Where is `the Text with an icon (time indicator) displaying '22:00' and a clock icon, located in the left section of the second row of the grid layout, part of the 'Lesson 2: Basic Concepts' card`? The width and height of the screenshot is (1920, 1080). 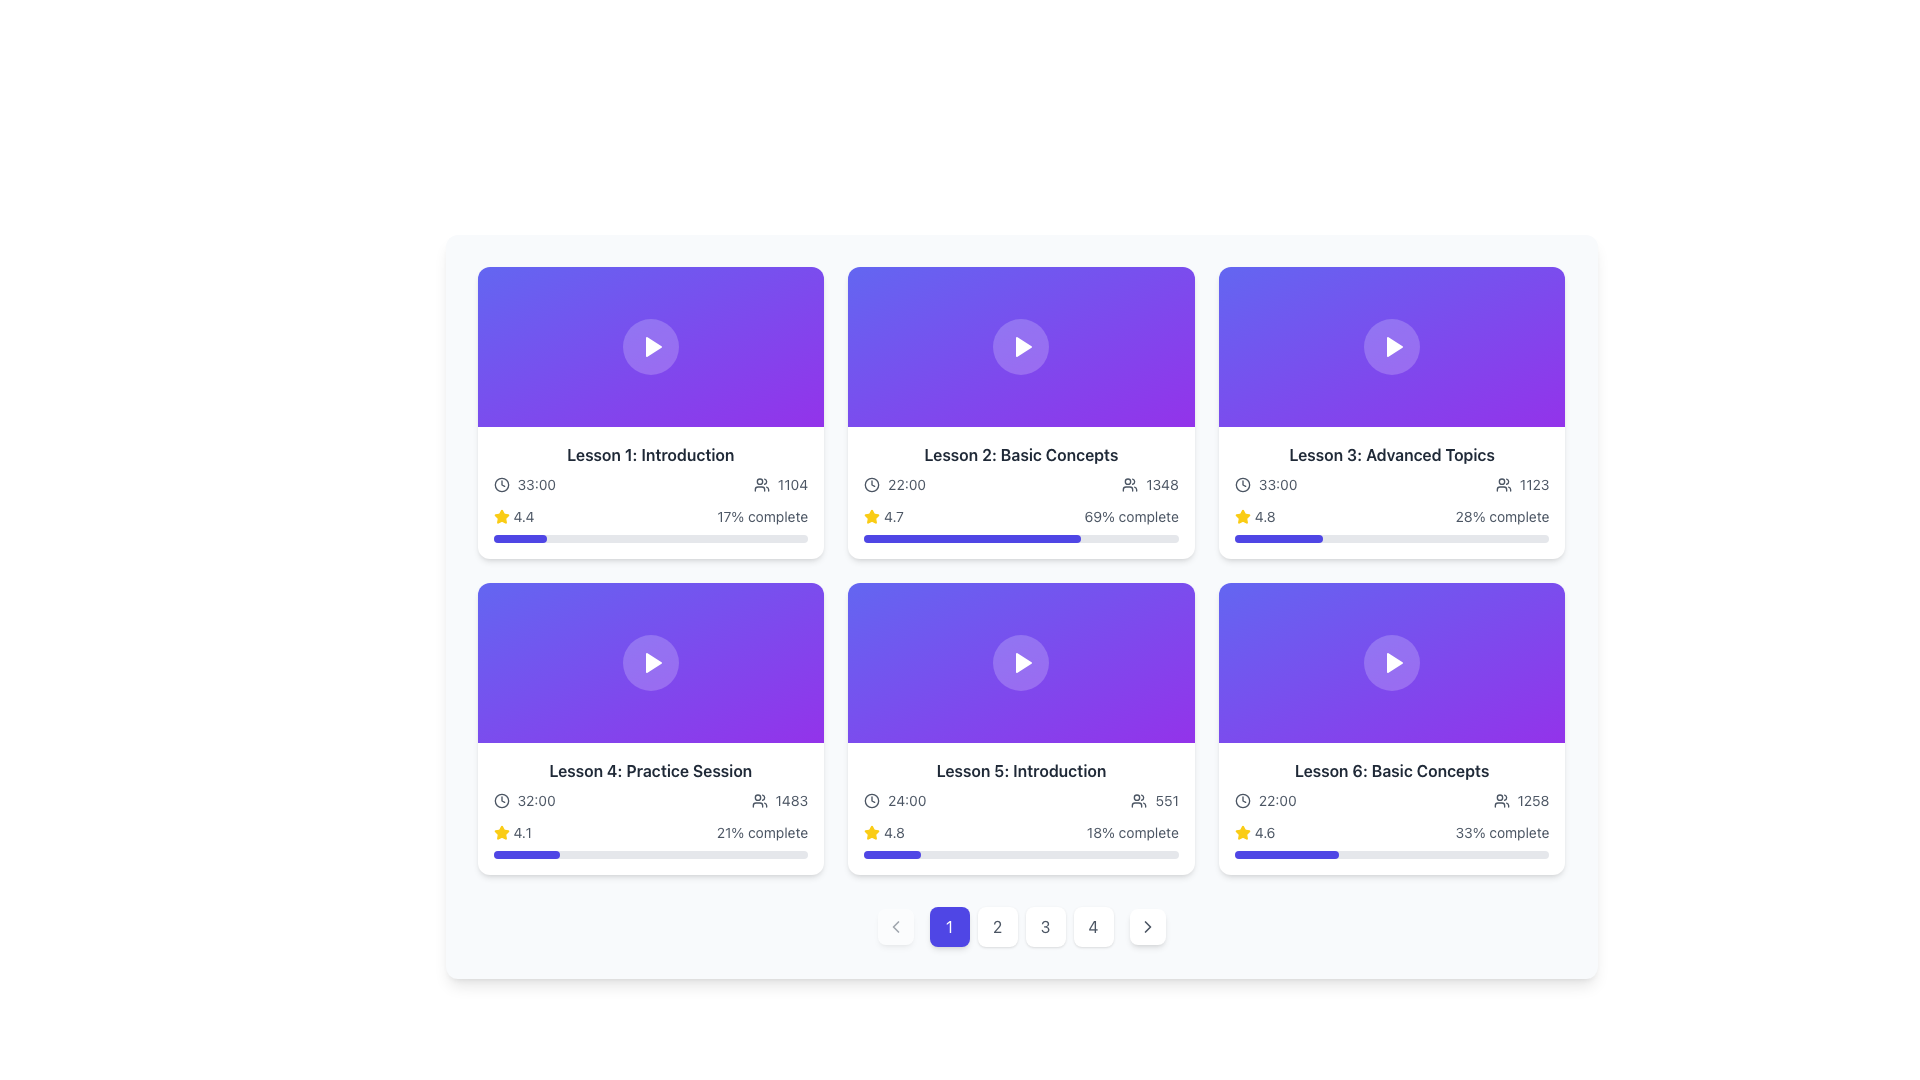
the Text with an icon (time indicator) displaying '22:00' and a clock icon, located in the left section of the second row of the grid layout, part of the 'Lesson 2: Basic Concepts' card is located at coordinates (894, 485).